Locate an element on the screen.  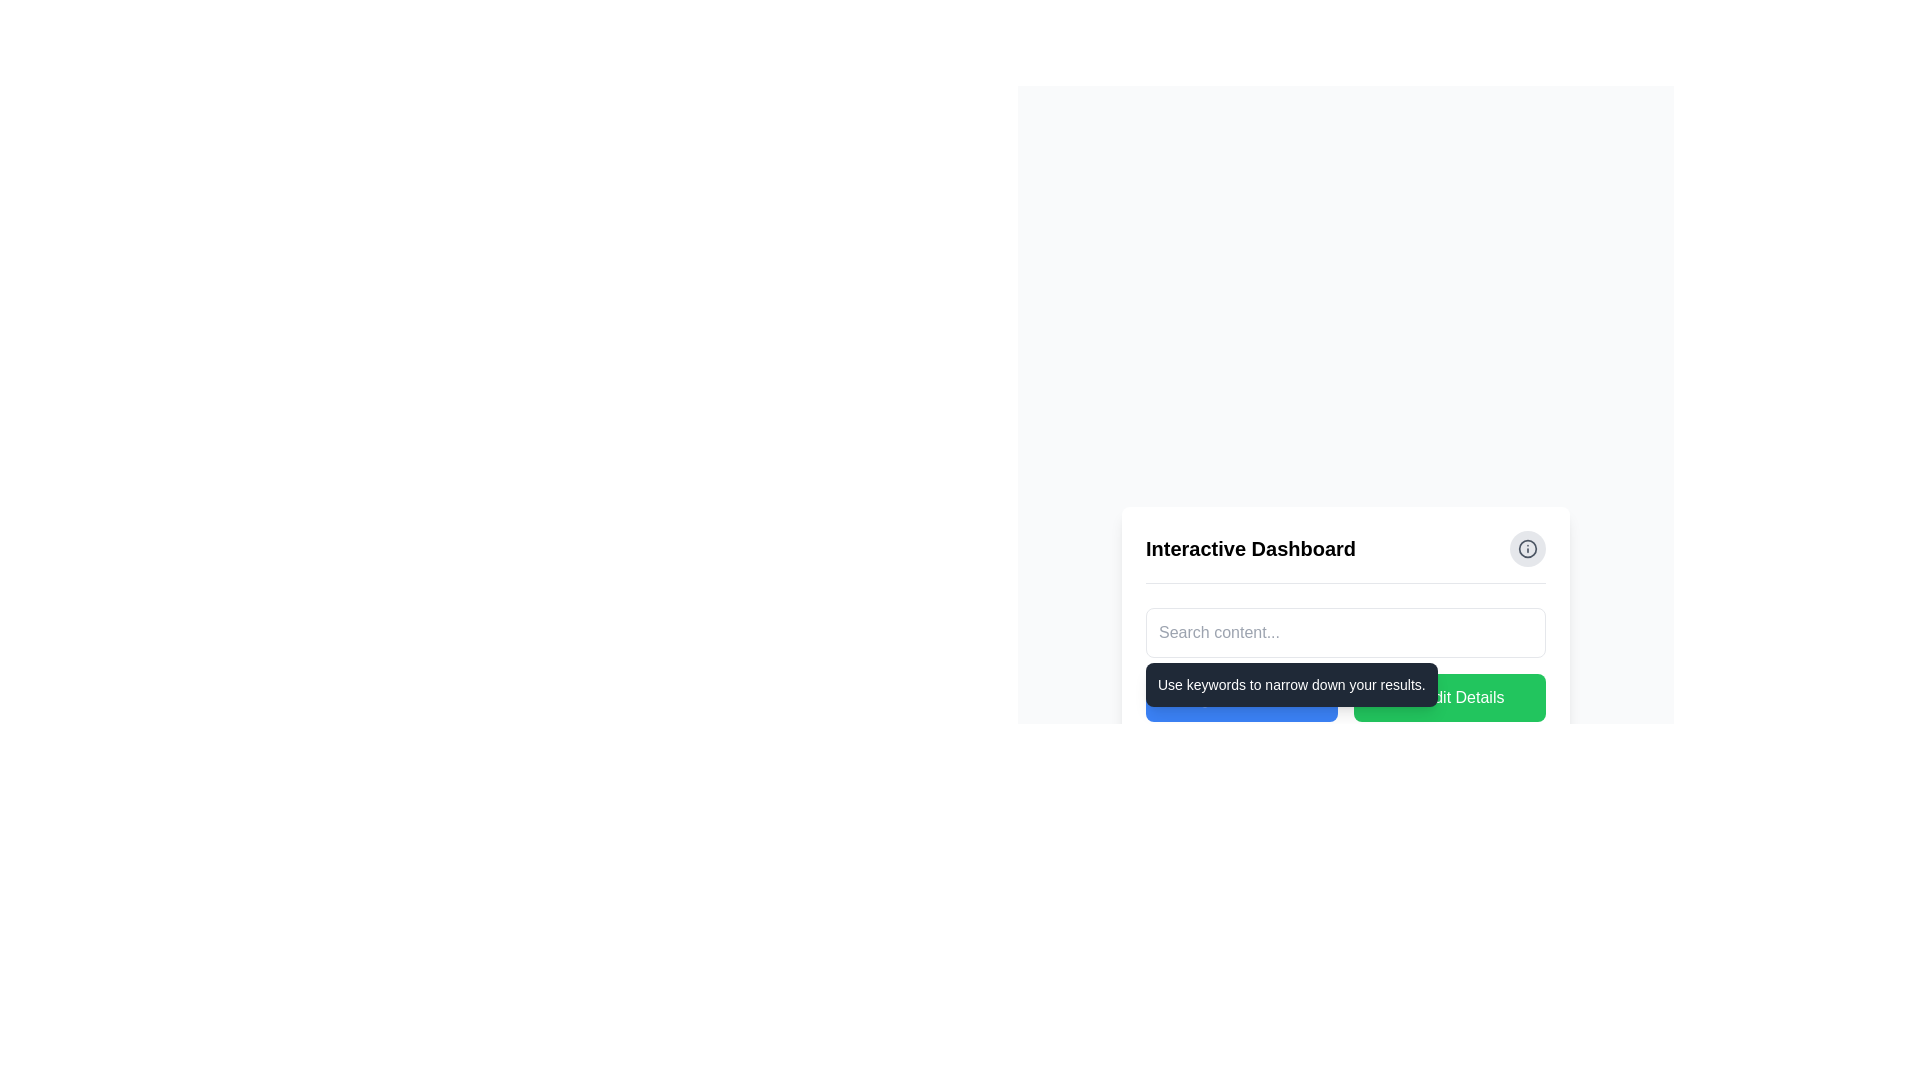
the 'Edit Details' text label, which indicates the action to edit certain details is located at coordinates (1464, 696).